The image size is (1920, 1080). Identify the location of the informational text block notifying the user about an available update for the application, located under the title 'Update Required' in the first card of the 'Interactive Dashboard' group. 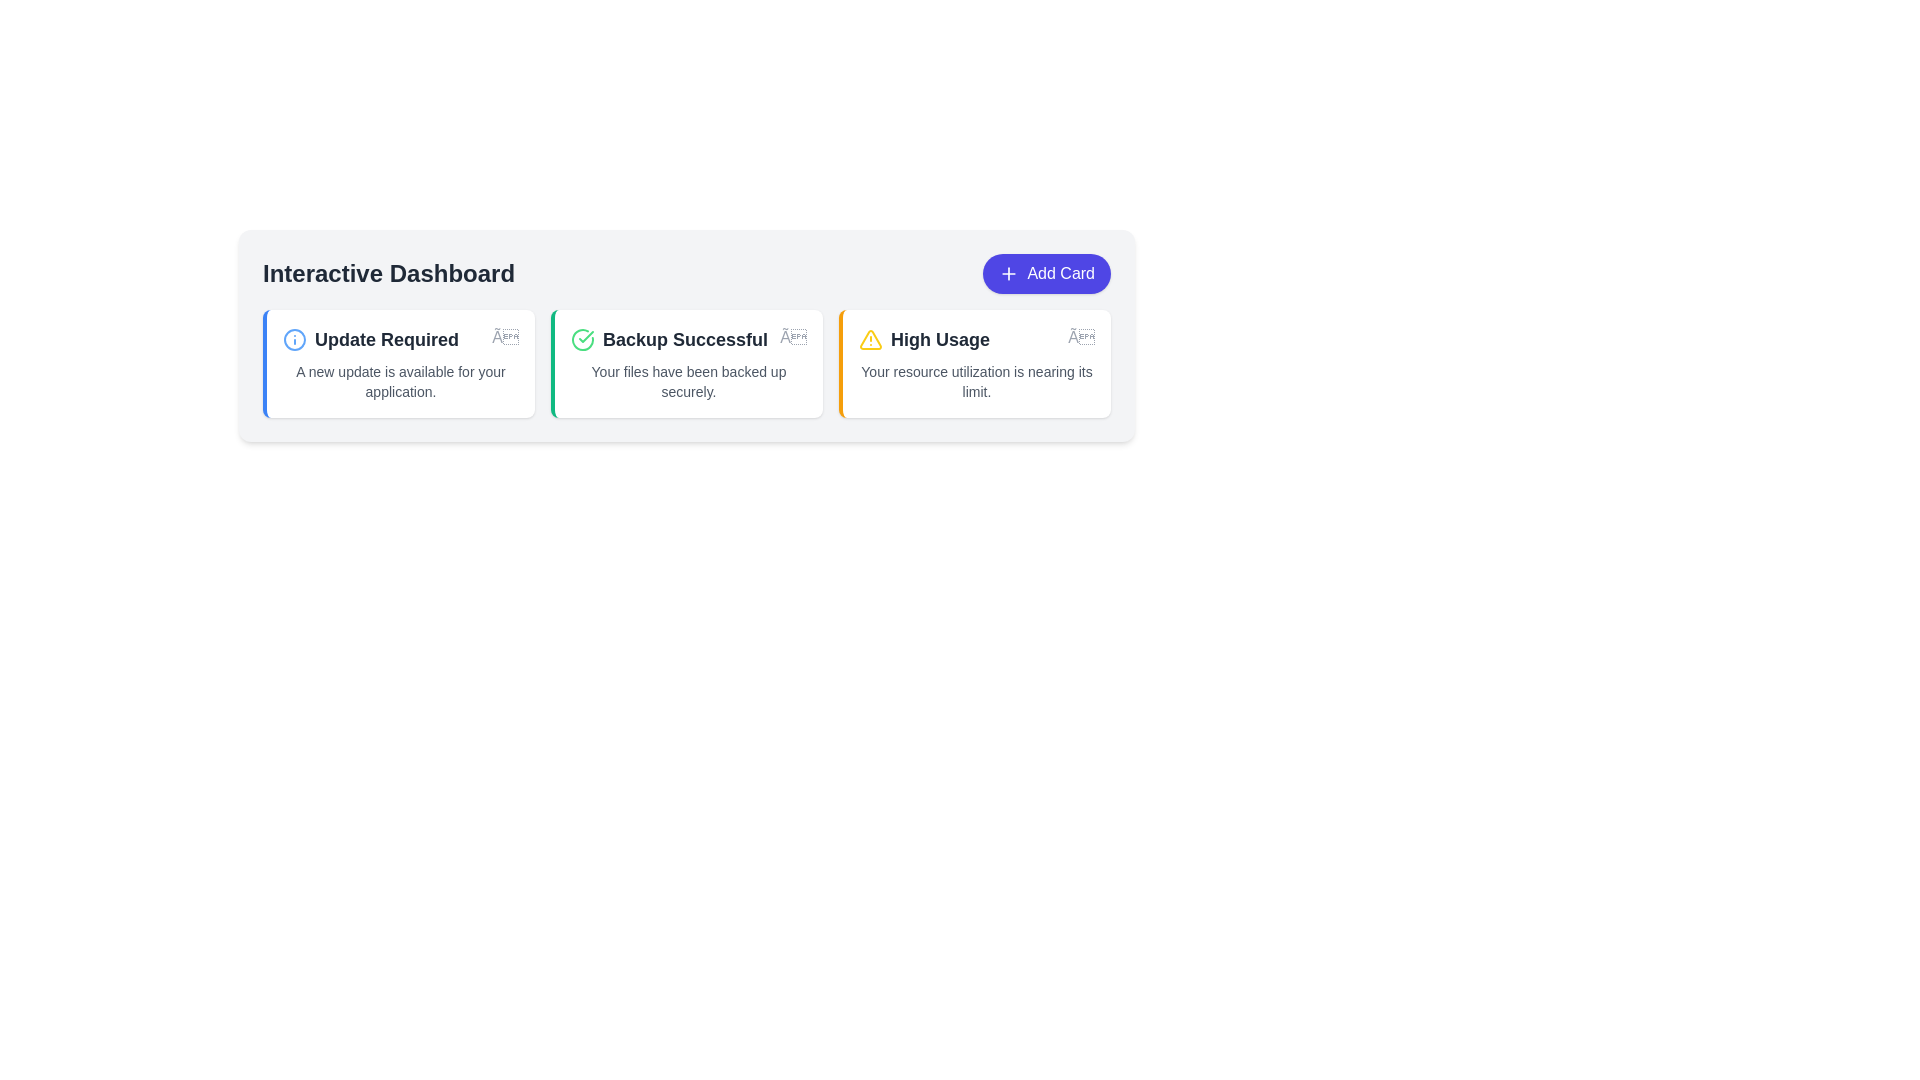
(400, 381).